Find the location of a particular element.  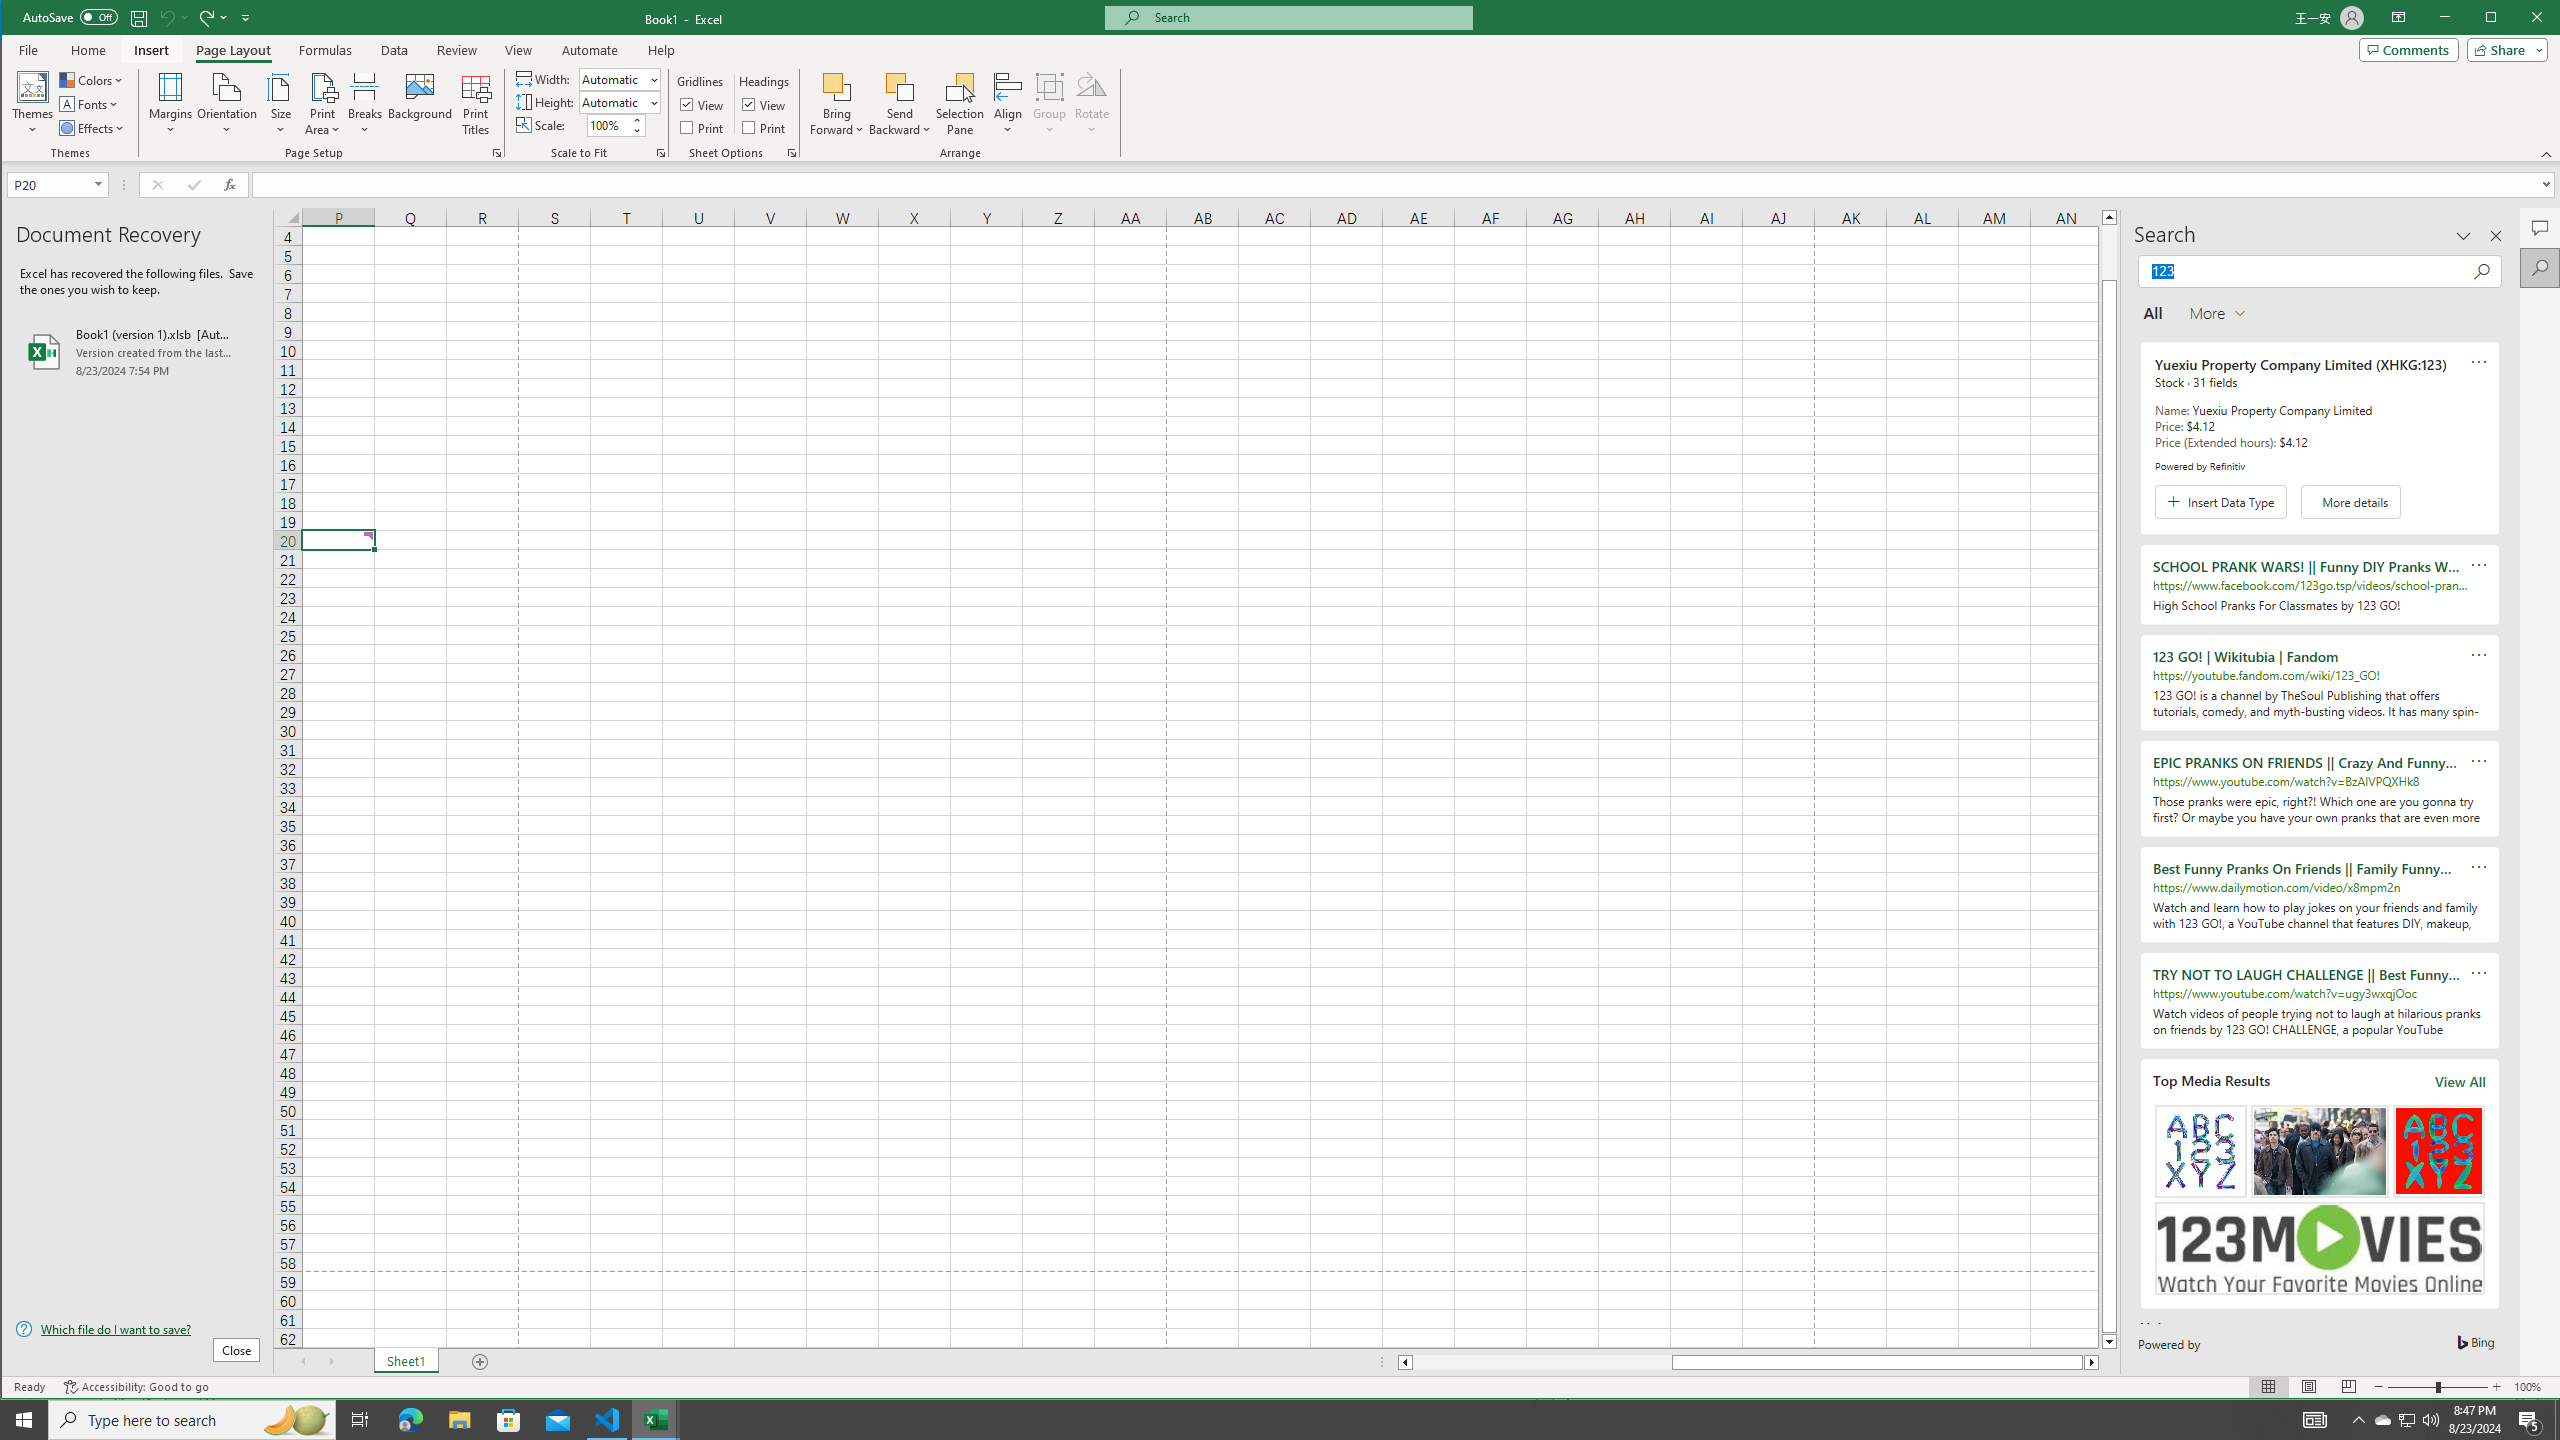

'Type here to search' is located at coordinates (191, 1418).